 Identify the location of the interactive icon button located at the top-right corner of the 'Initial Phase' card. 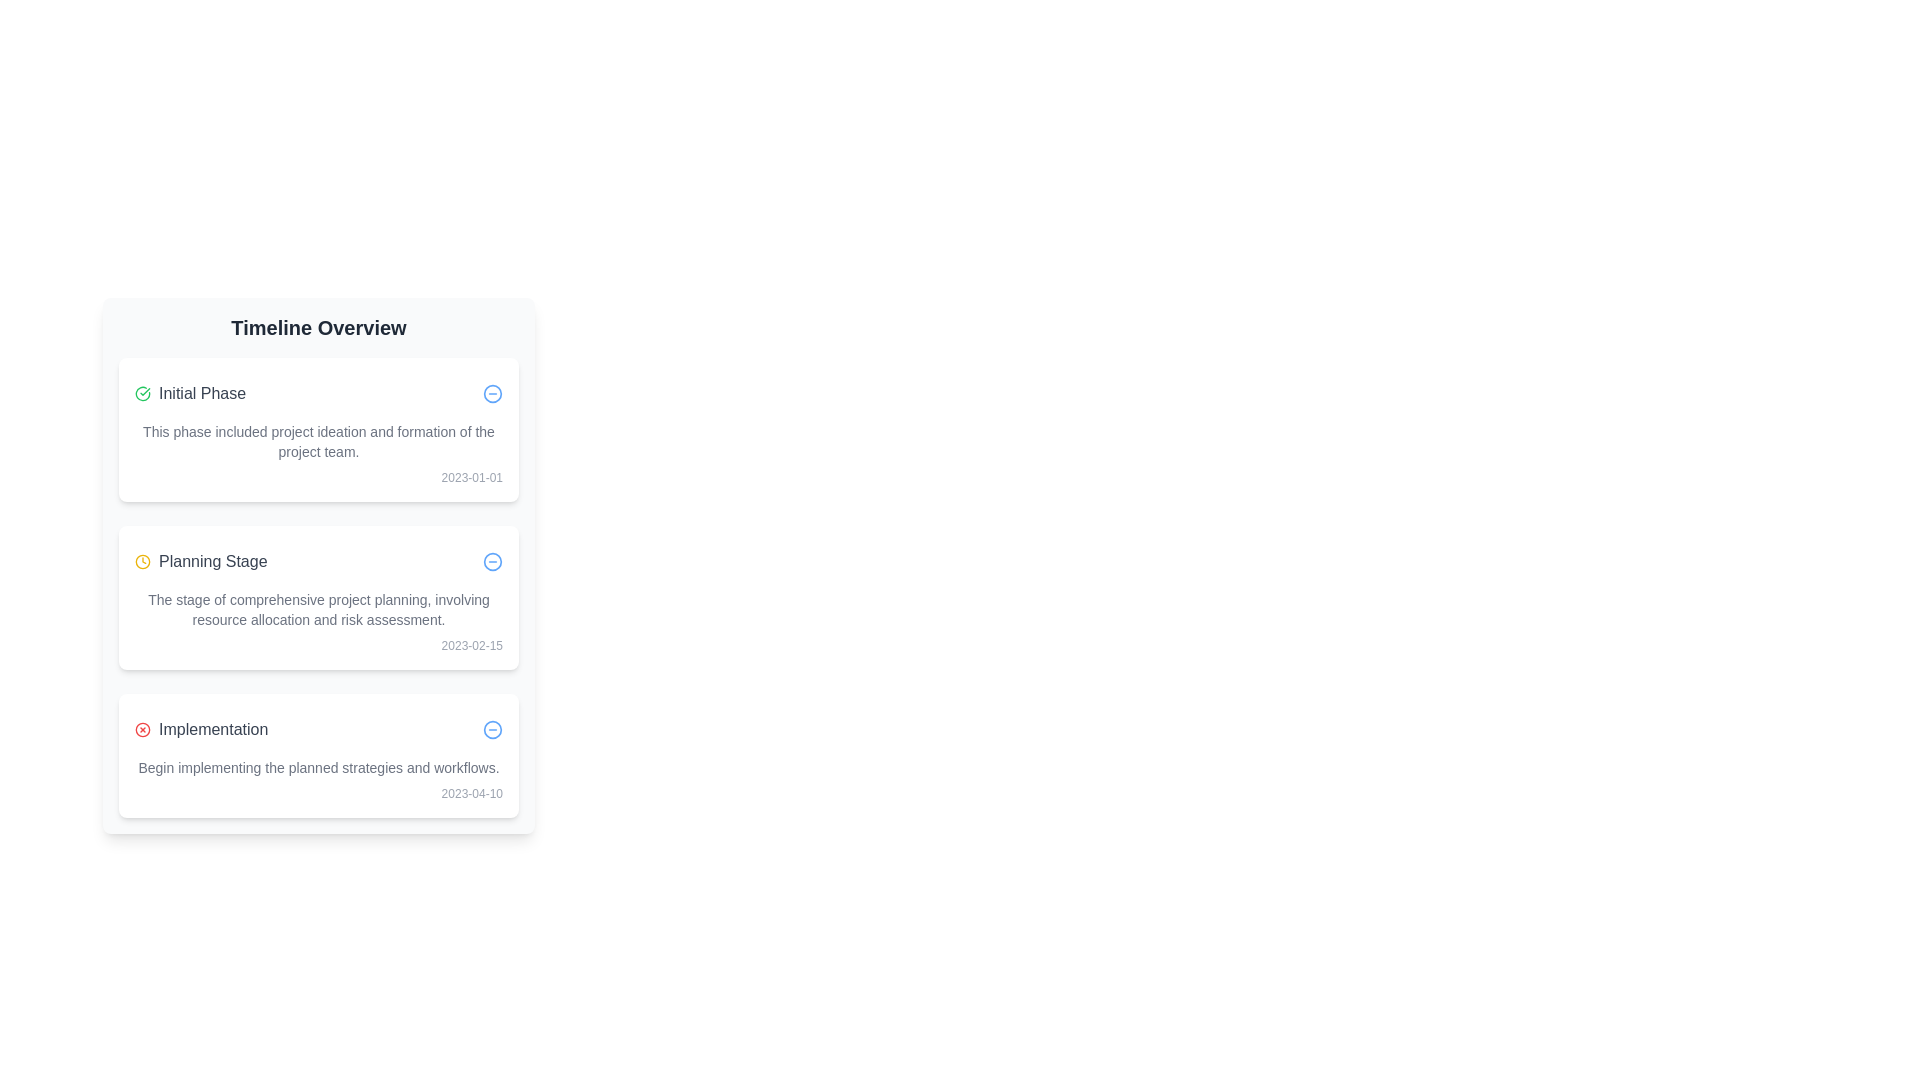
(493, 393).